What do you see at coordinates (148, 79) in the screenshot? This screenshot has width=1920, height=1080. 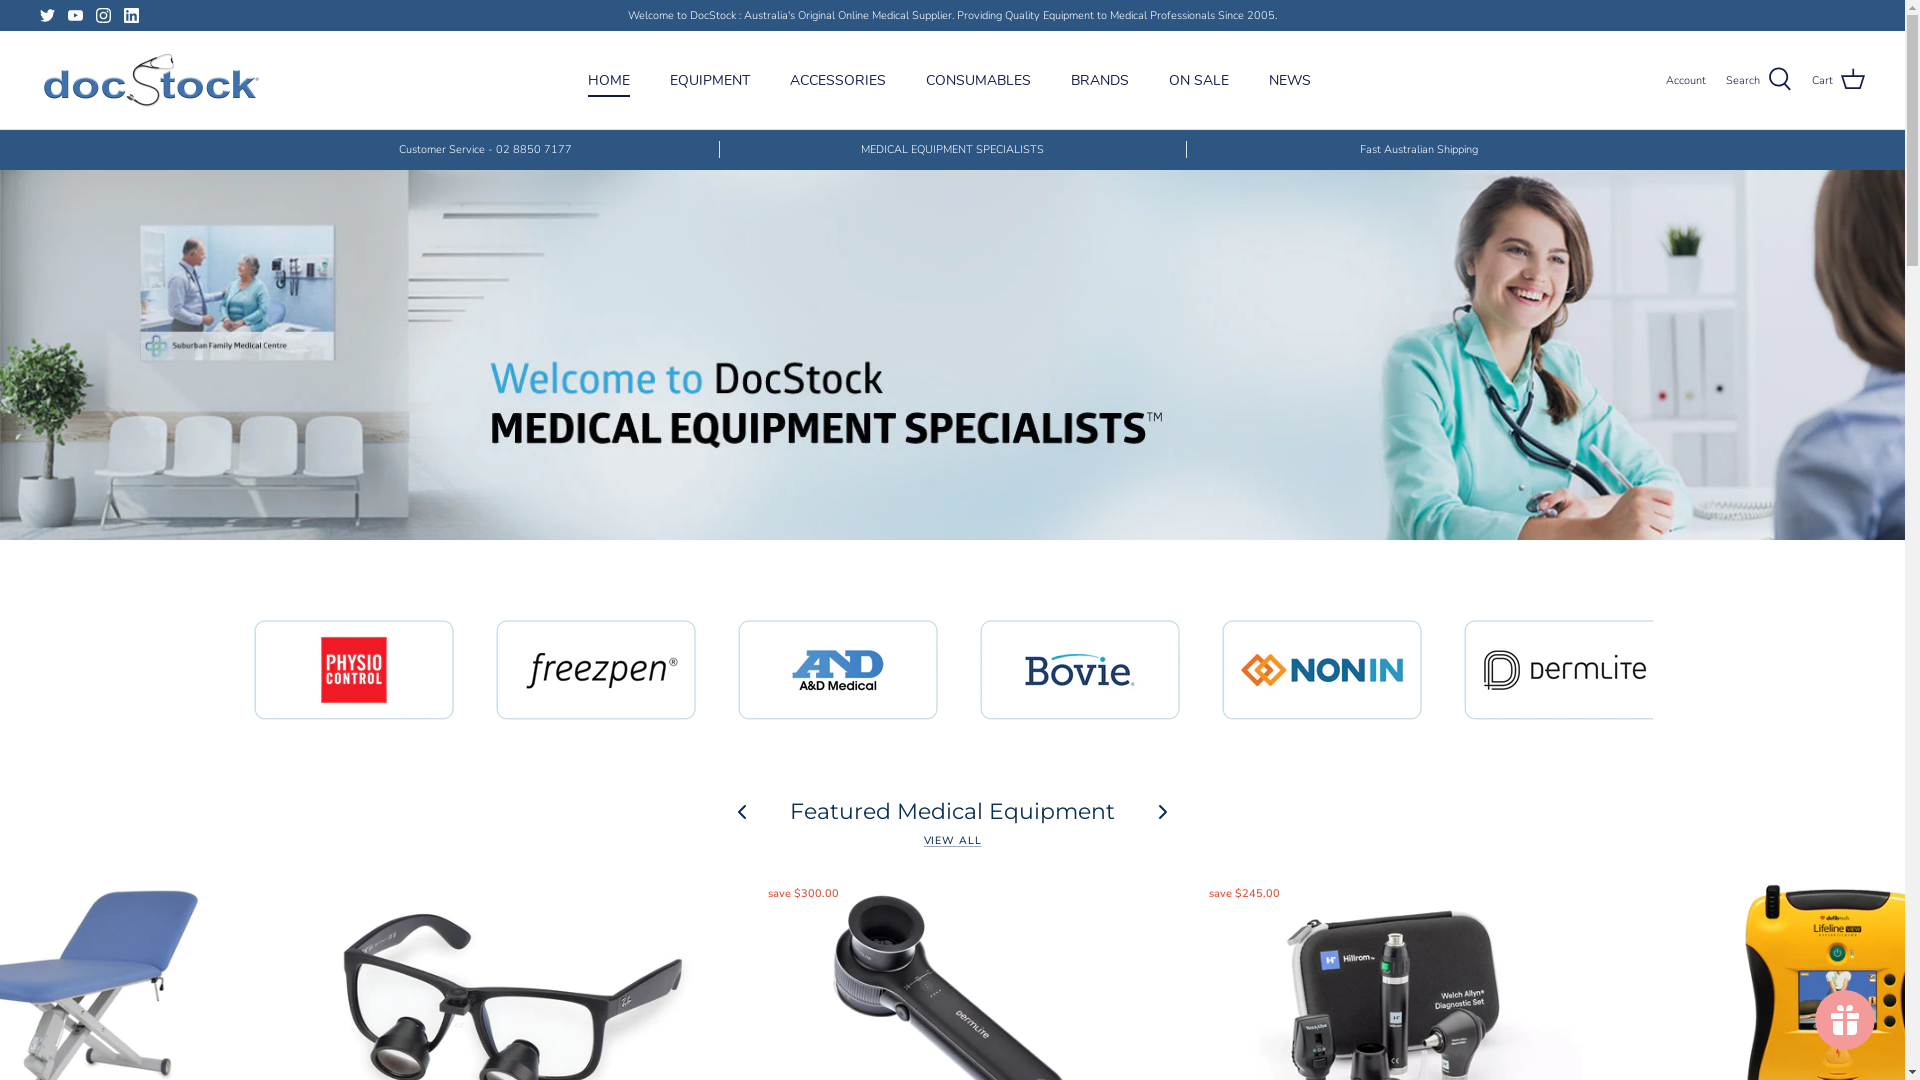 I see `'DocStock'` at bounding box center [148, 79].